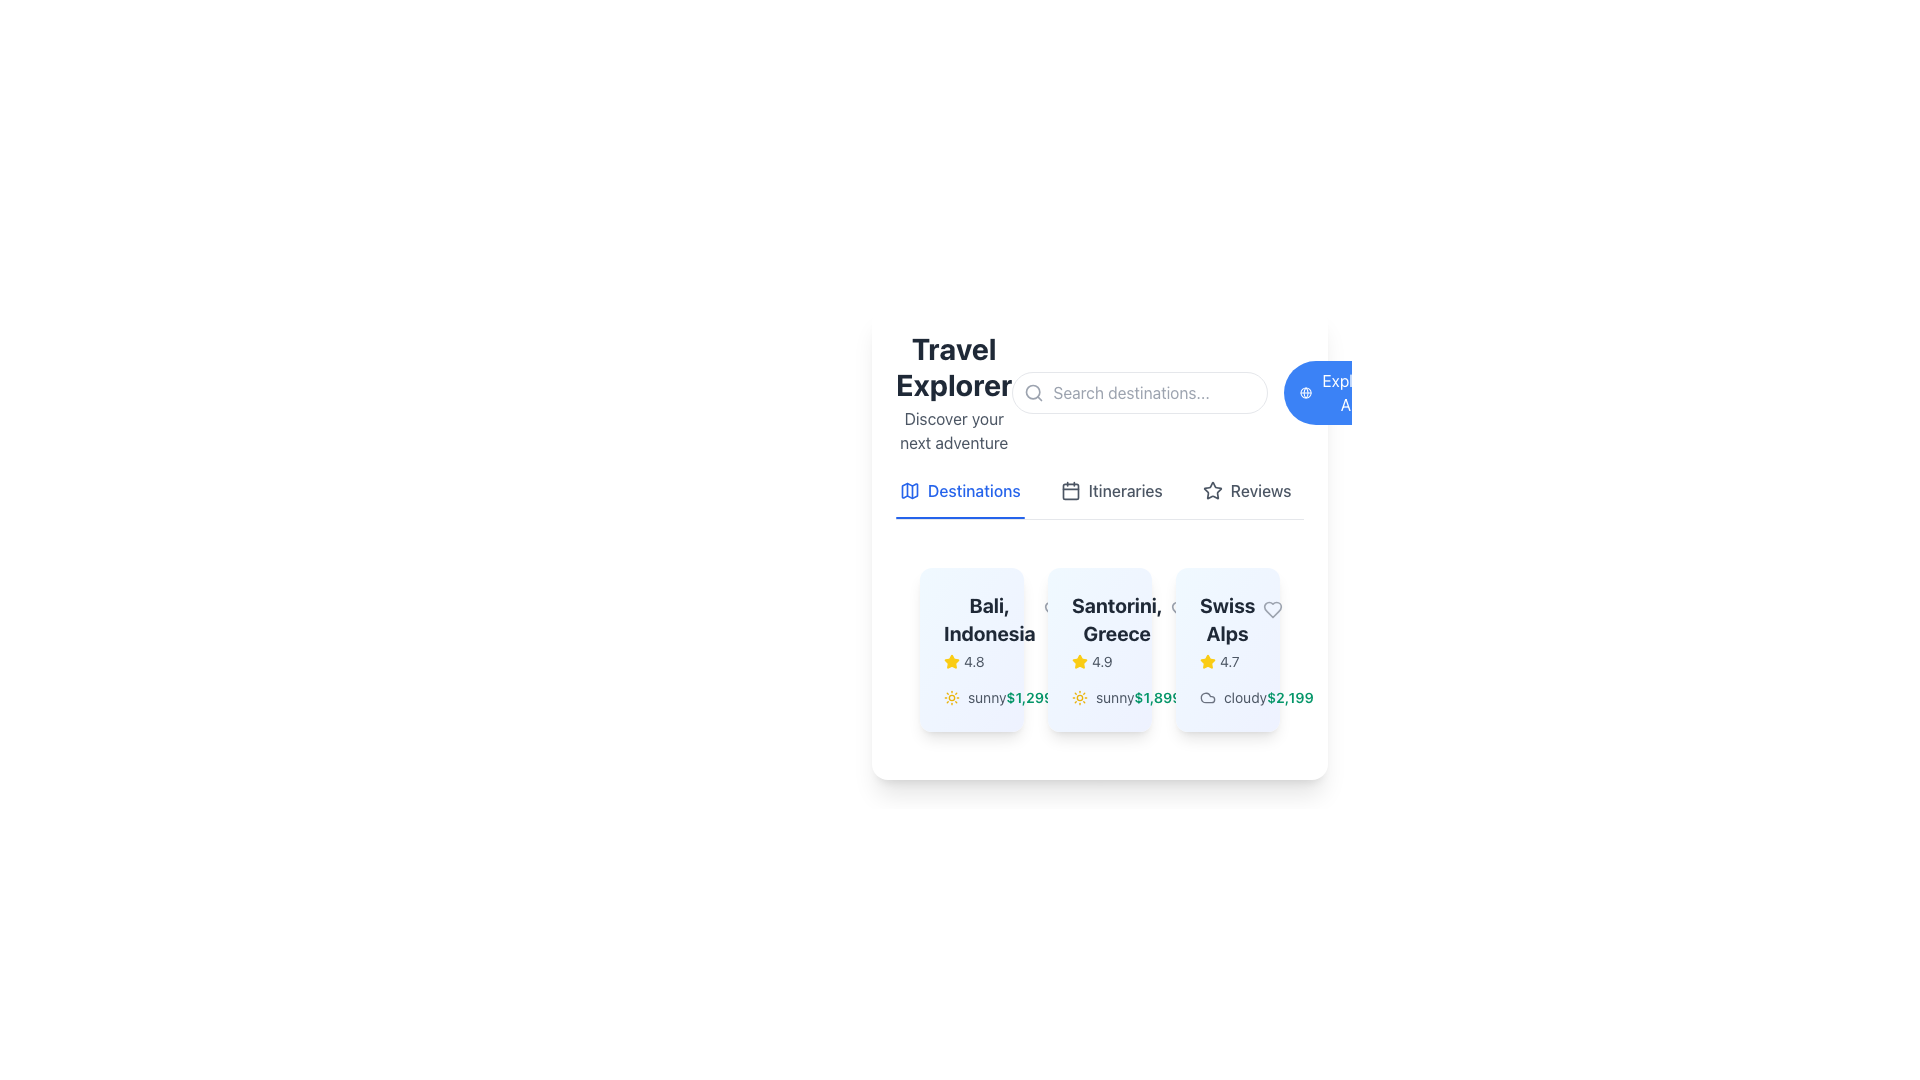 This screenshot has width=1920, height=1080. What do you see at coordinates (1180, 608) in the screenshot?
I see `the favorite icon located in the card labeled 'Swiss Alps', positioned near the top-right corner adjacent to a star icon` at bounding box center [1180, 608].